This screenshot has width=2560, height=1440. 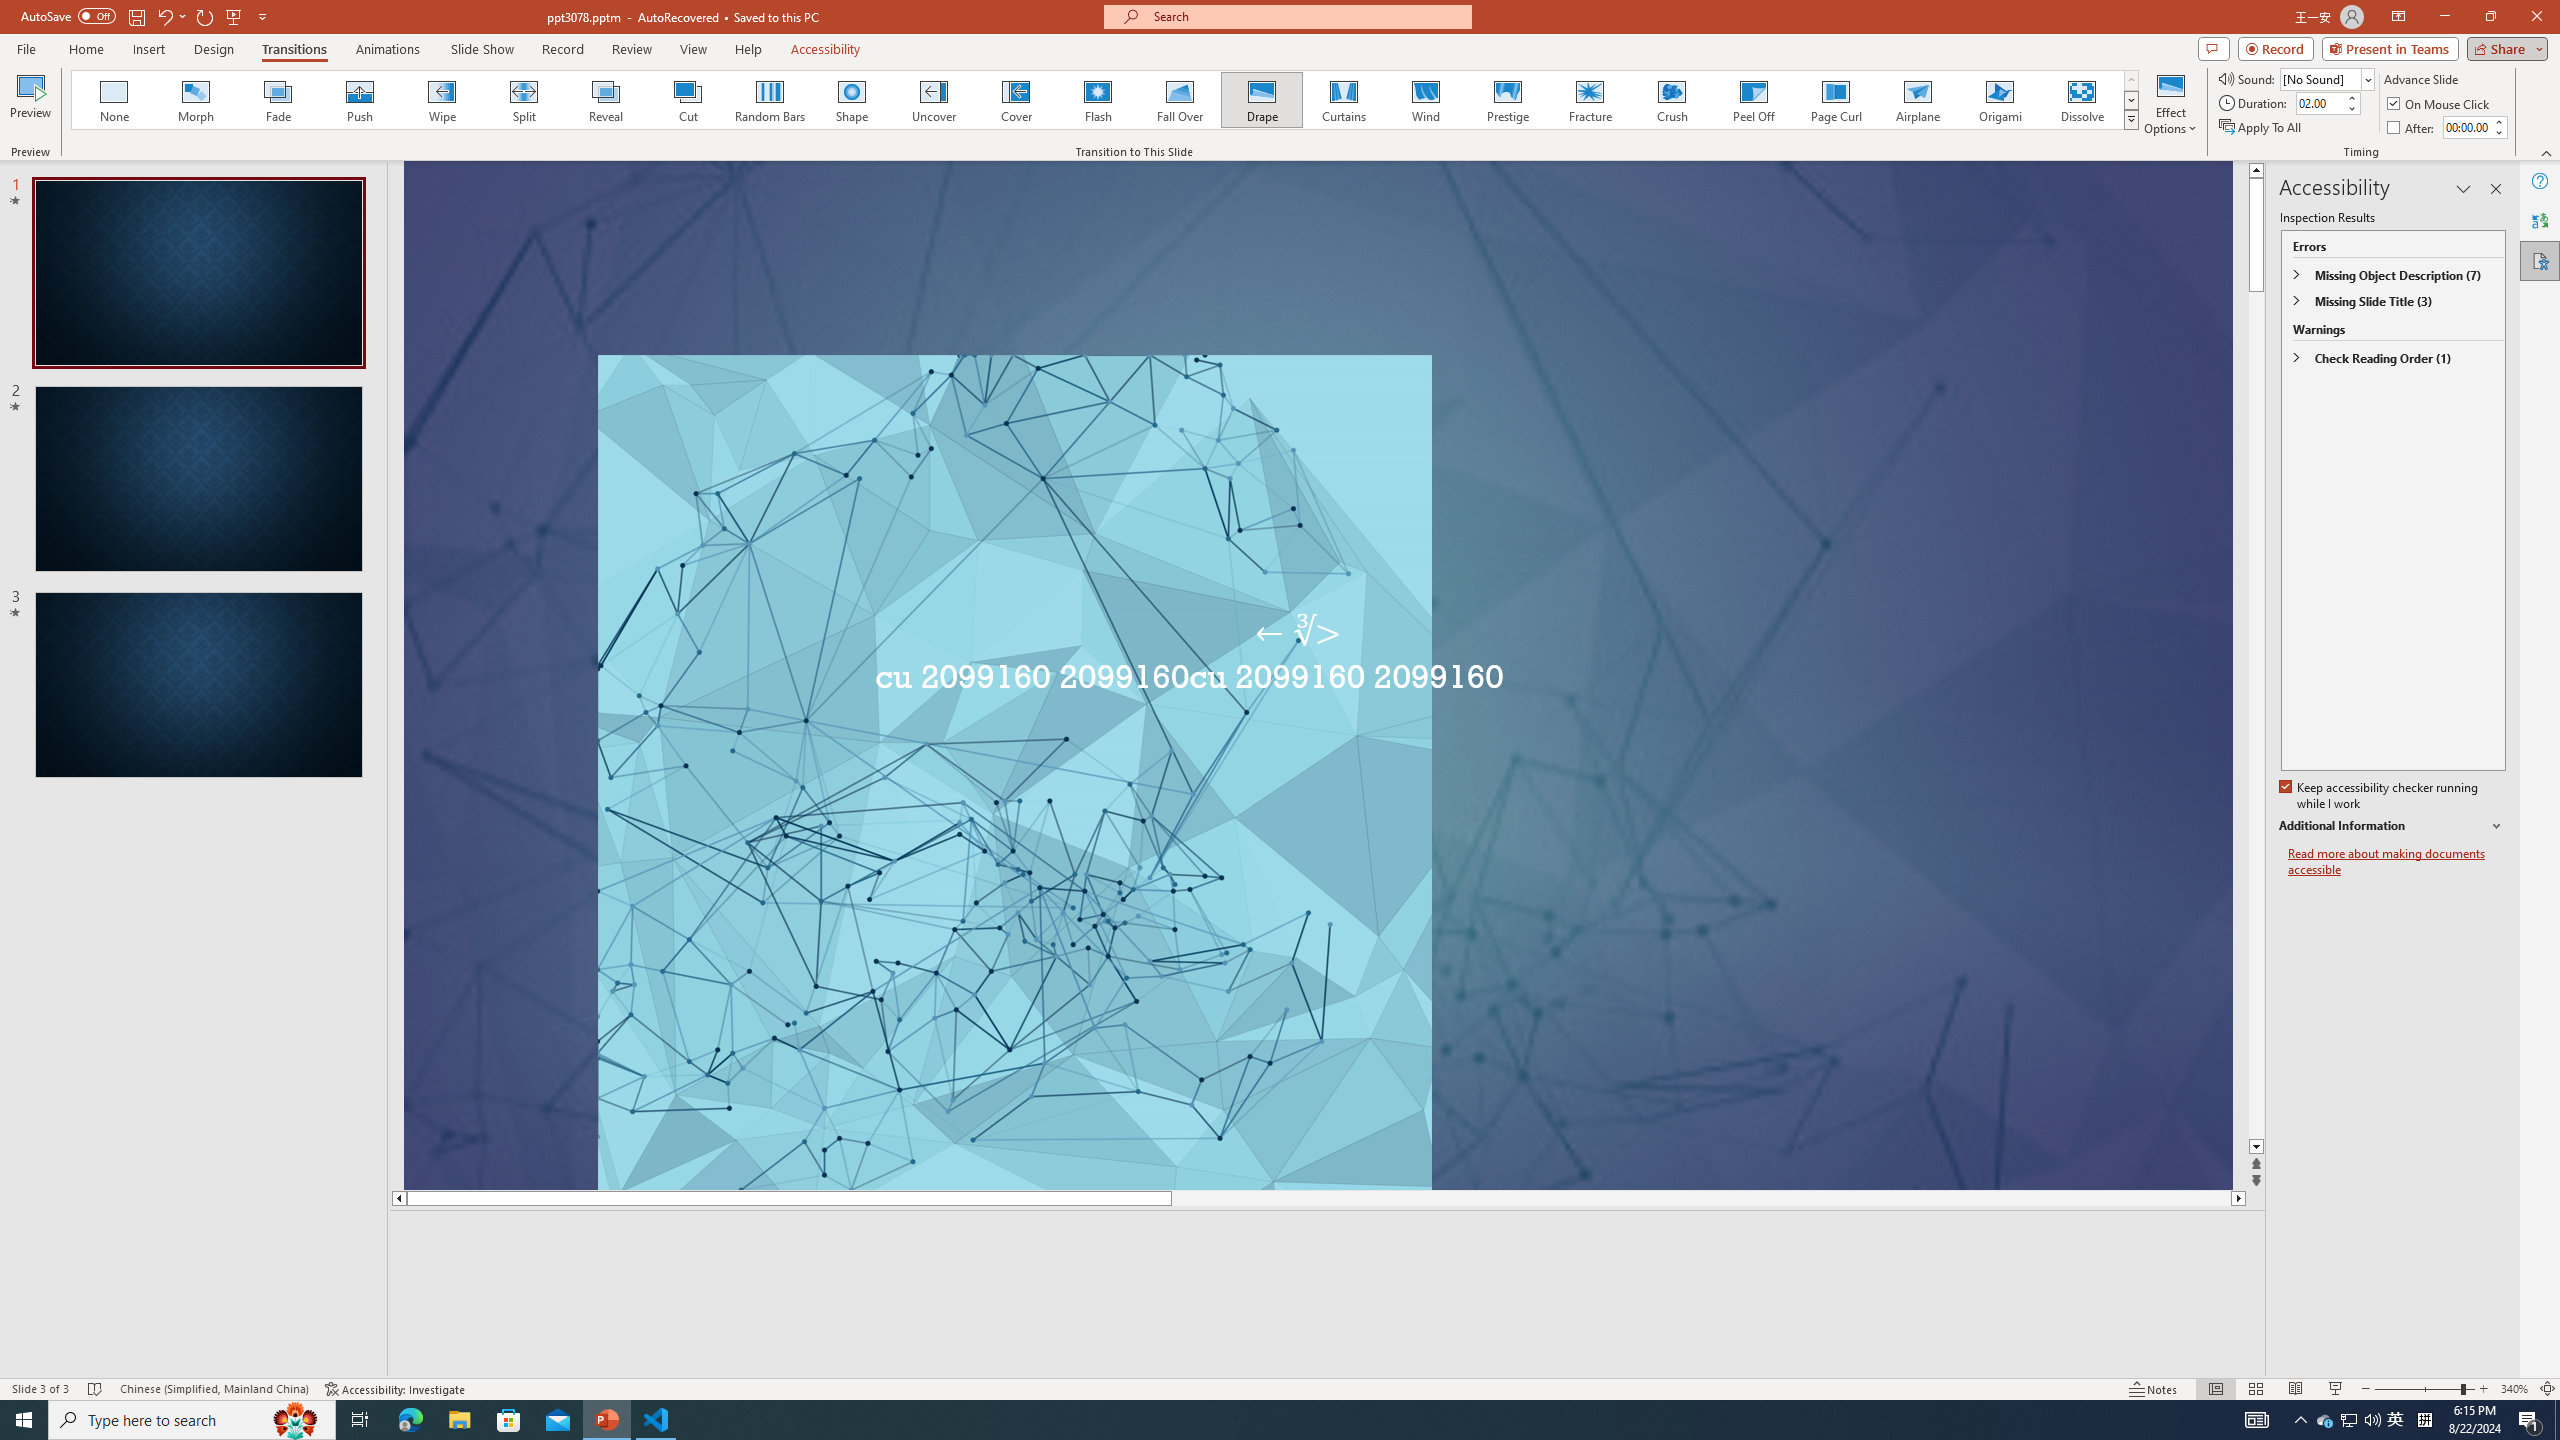 I want to click on 'Flash', so click(x=1097, y=99).